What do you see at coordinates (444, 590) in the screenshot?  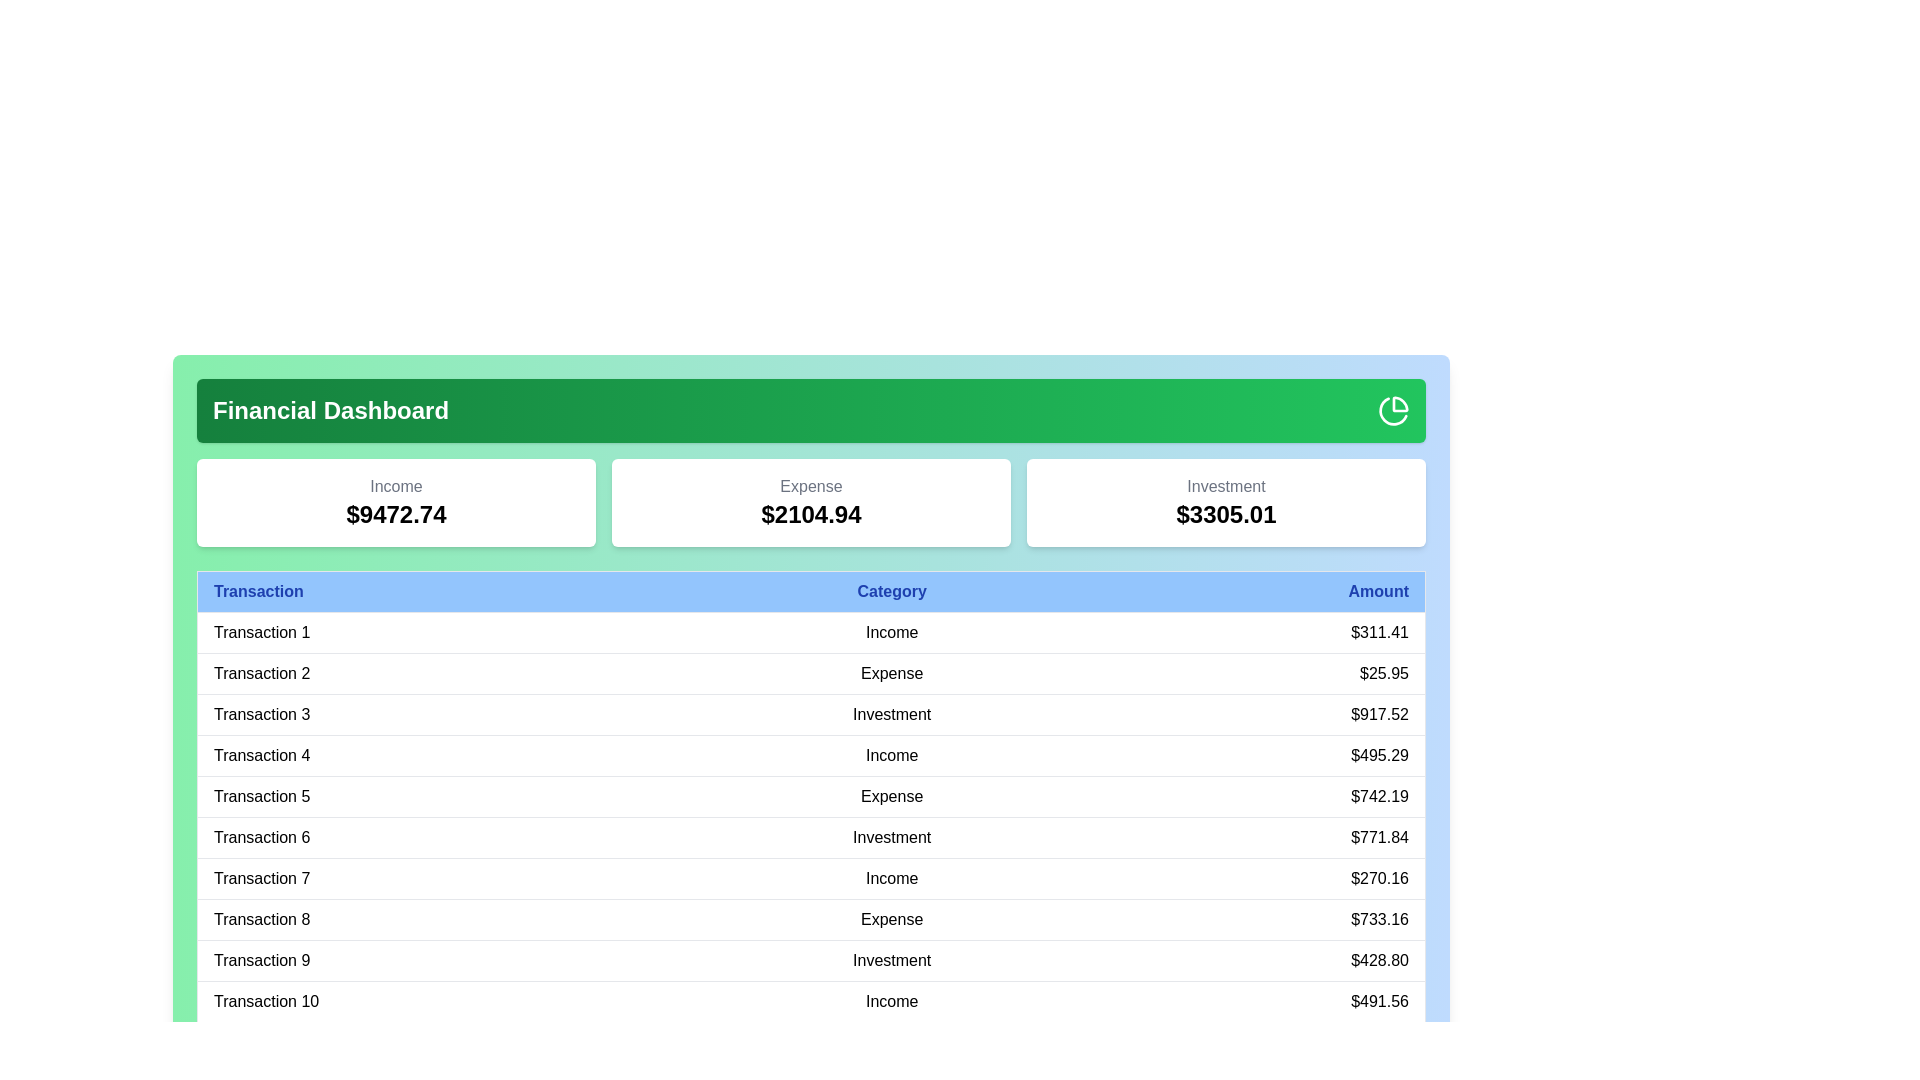 I see `the column header to sort by Transaction` at bounding box center [444, 590].